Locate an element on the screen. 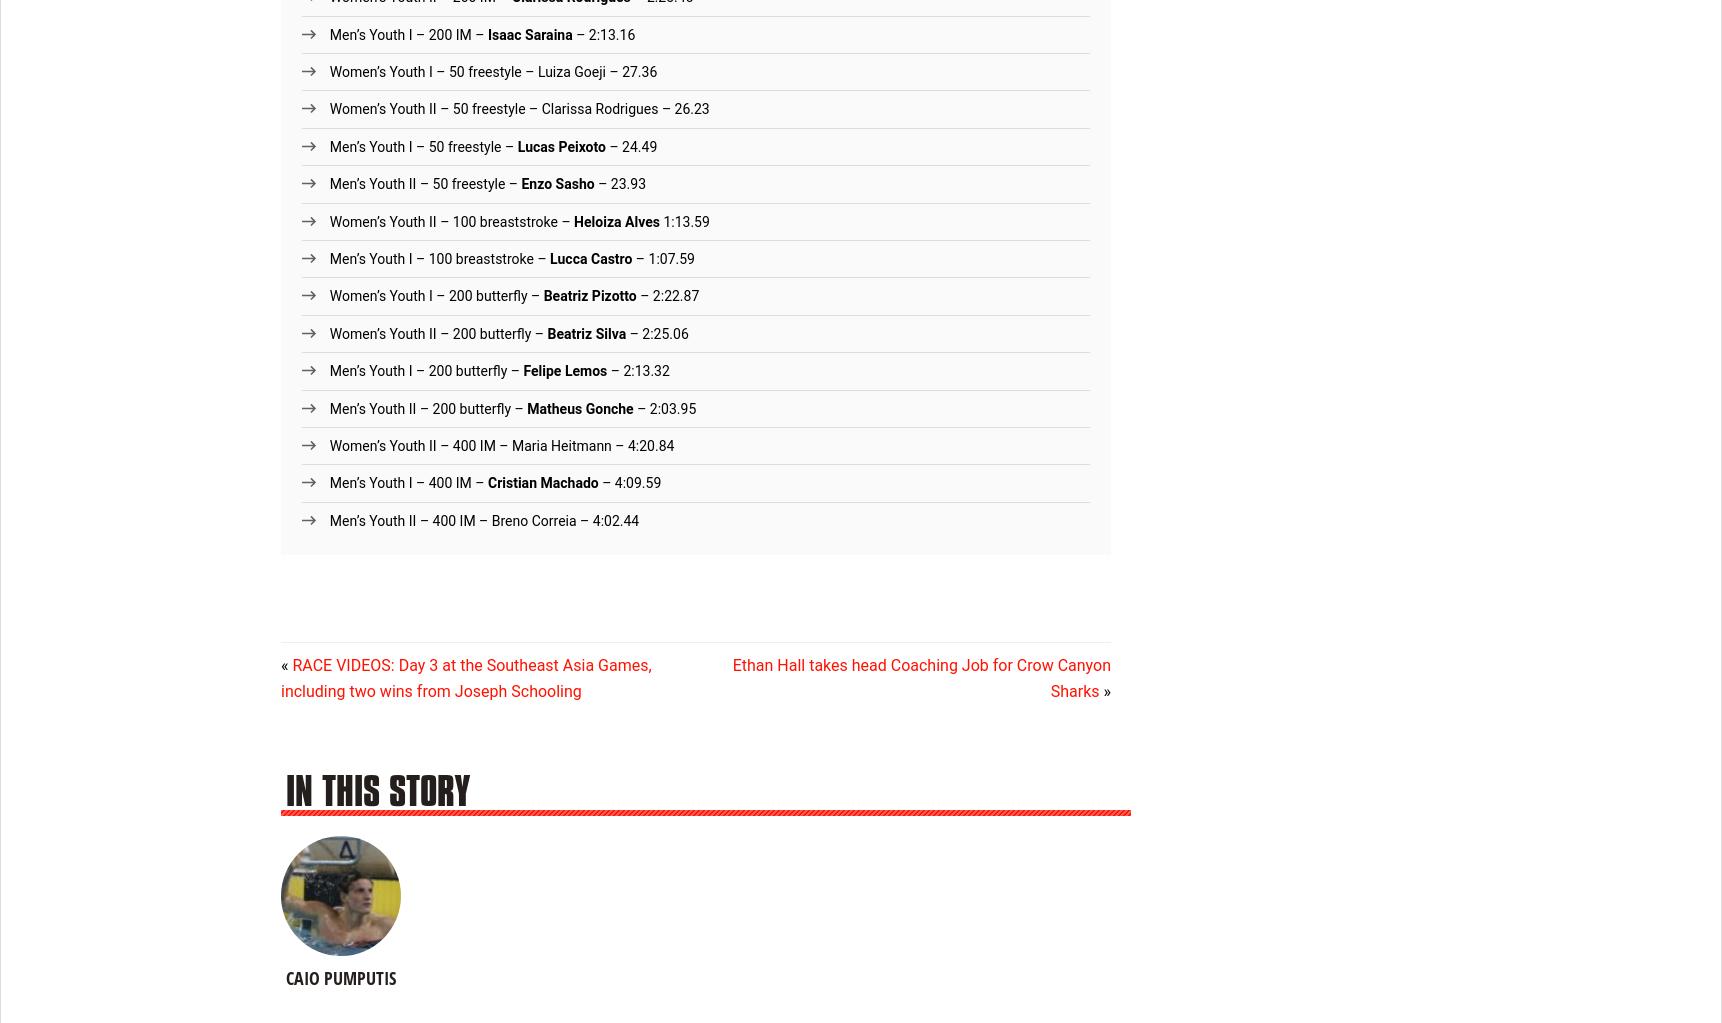  'Lucas Peixoto' is located at coordinates (560, 144).